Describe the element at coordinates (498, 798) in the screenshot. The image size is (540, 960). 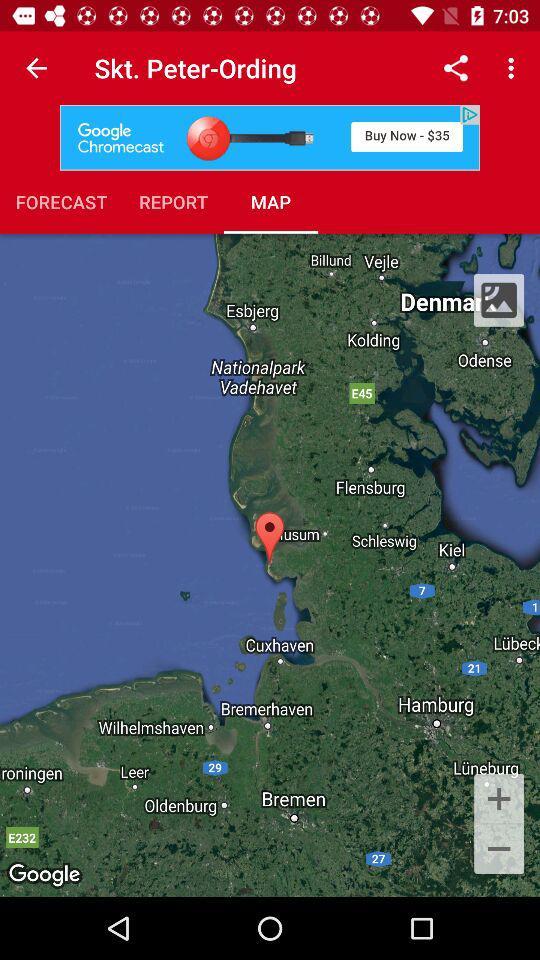
I see `the add icon` at that location.